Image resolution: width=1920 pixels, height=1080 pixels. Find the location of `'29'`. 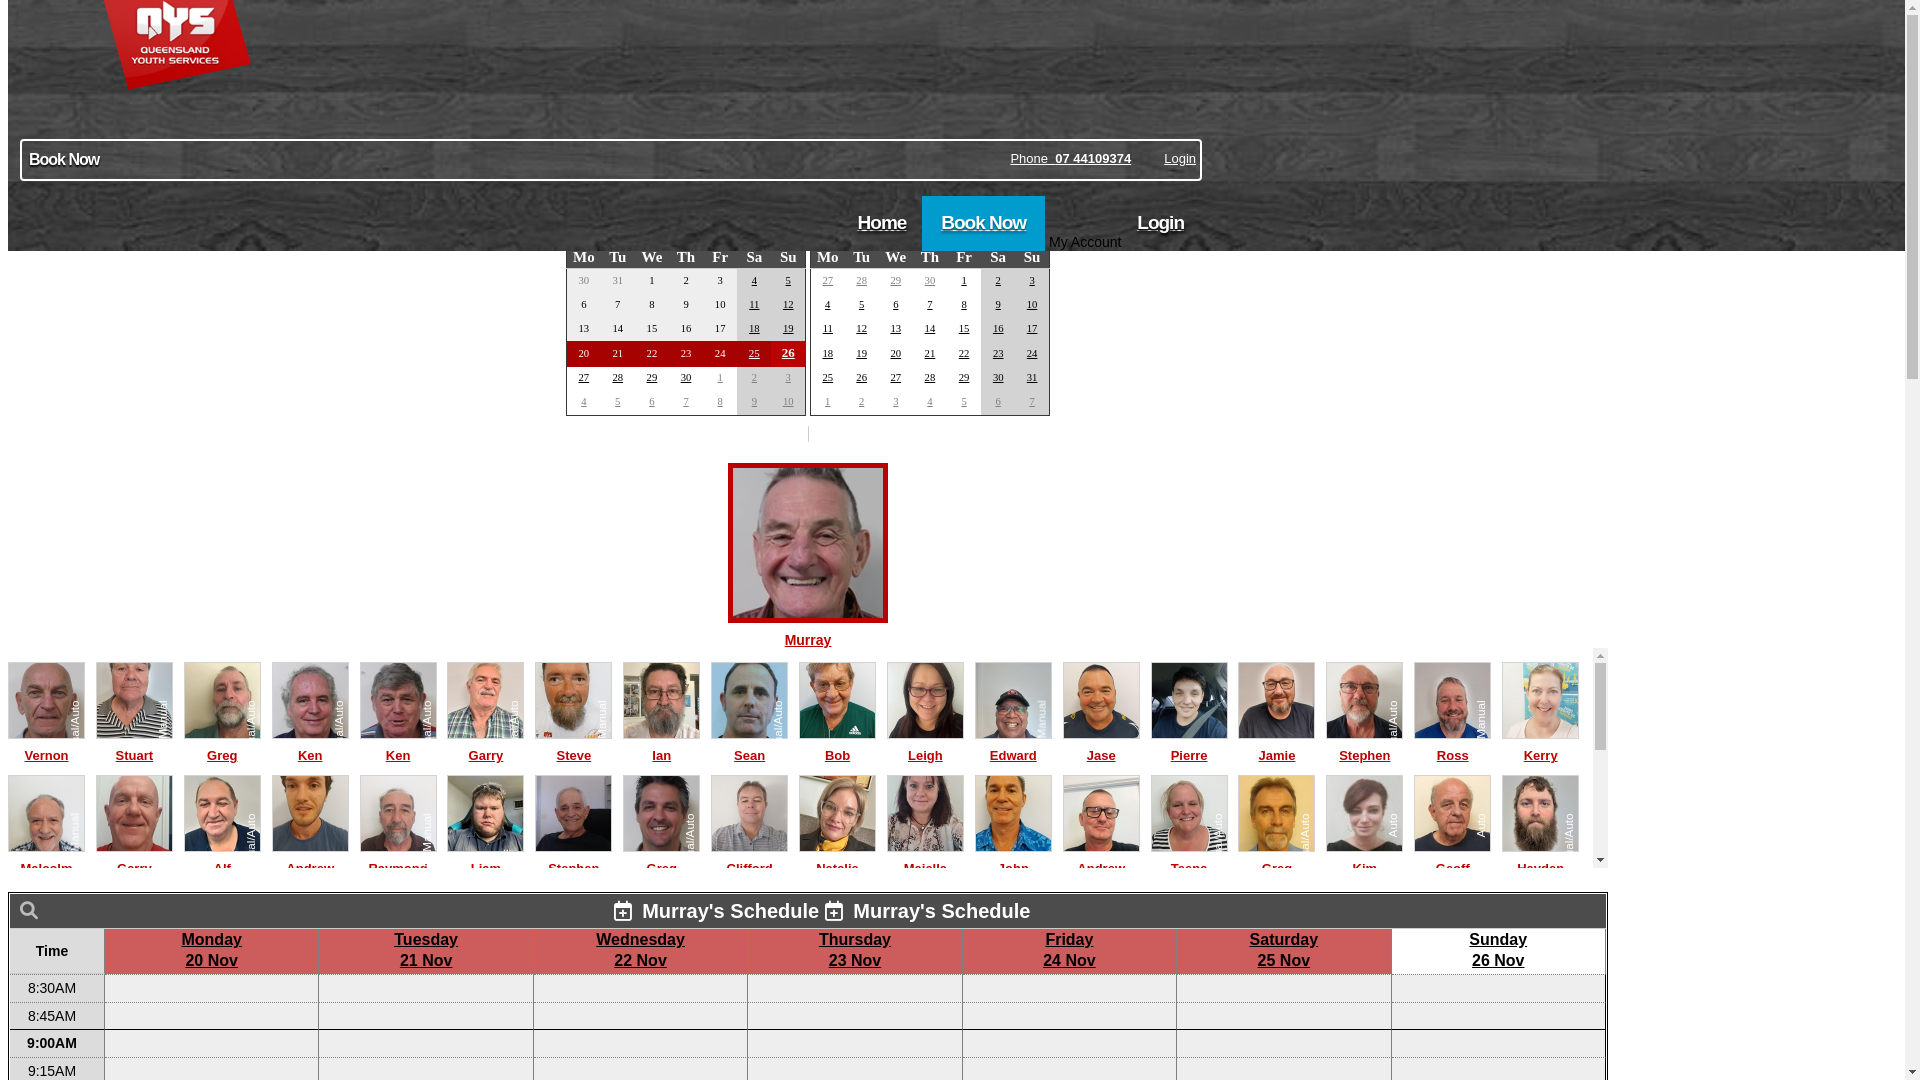

'29' is located at coordinates (964, 377).